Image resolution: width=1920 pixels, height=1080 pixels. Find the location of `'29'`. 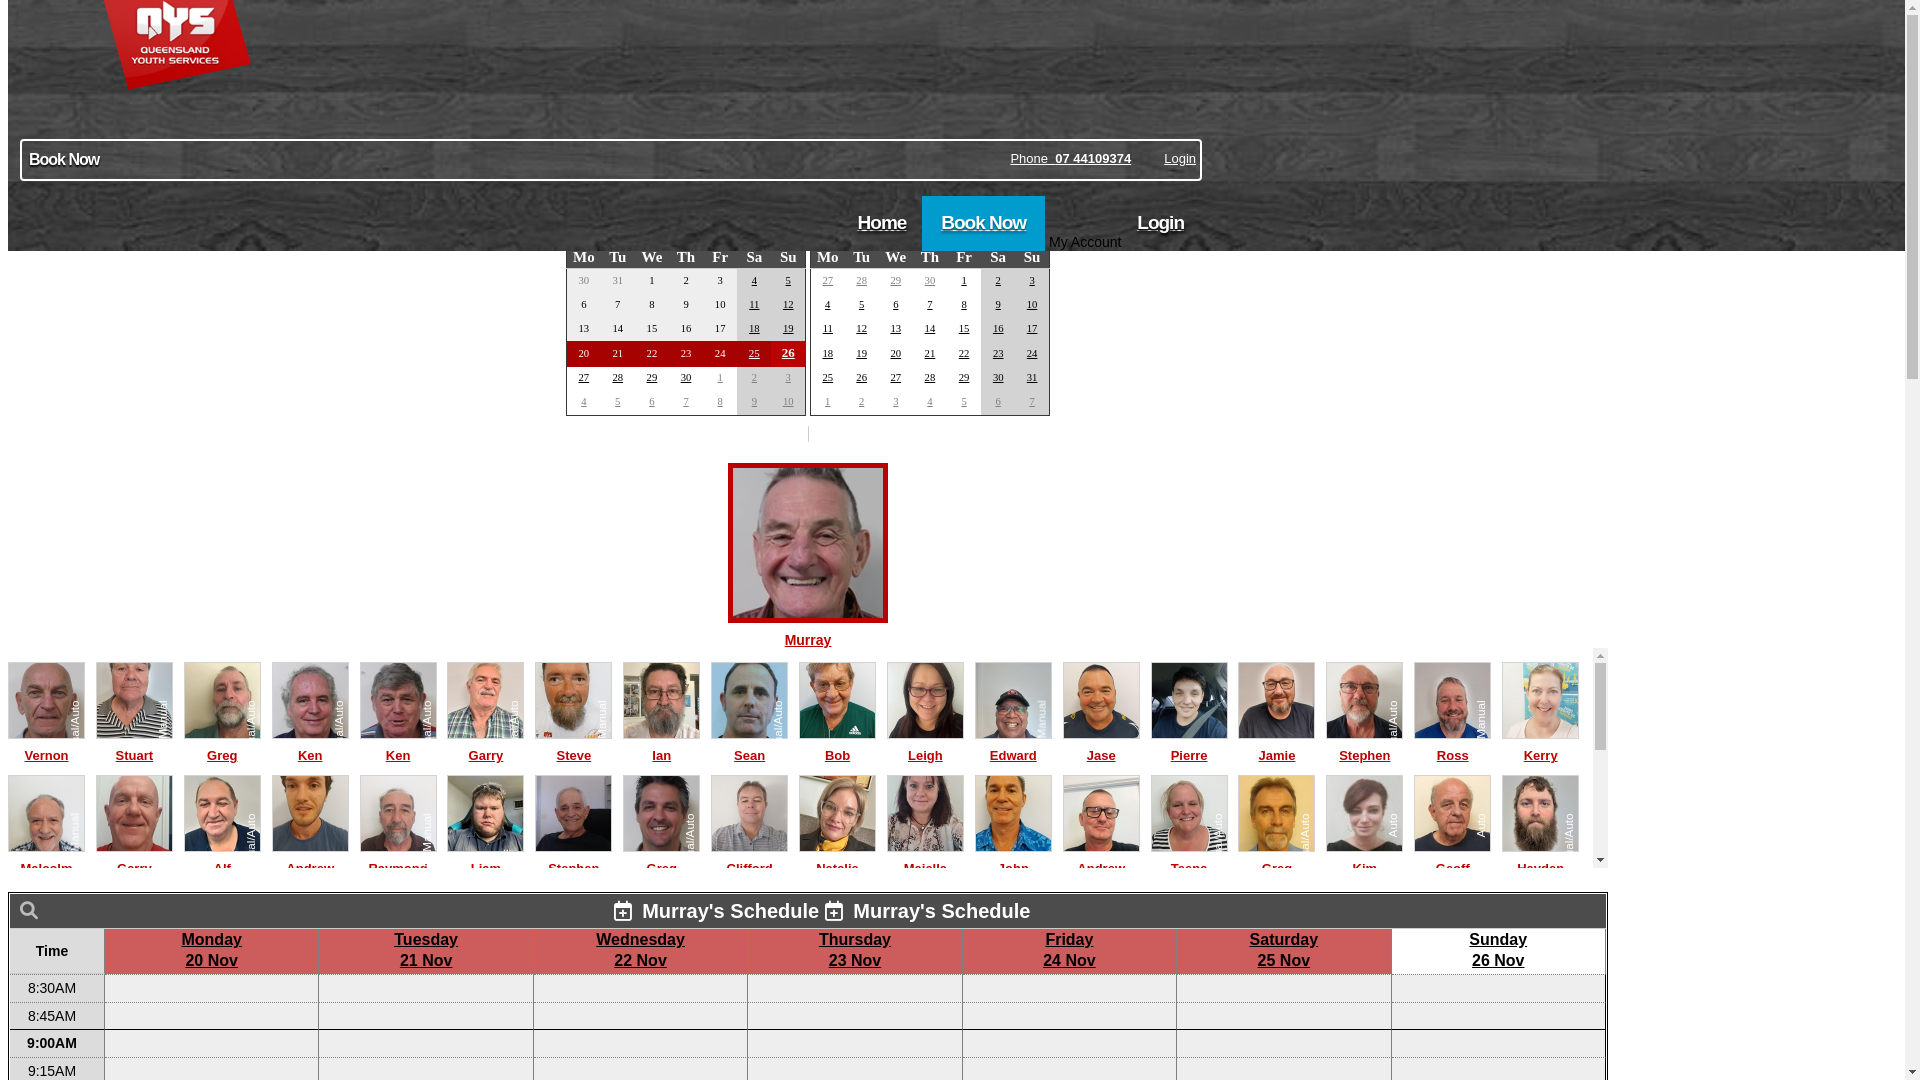

'29' is located at coordinates (964, 377).